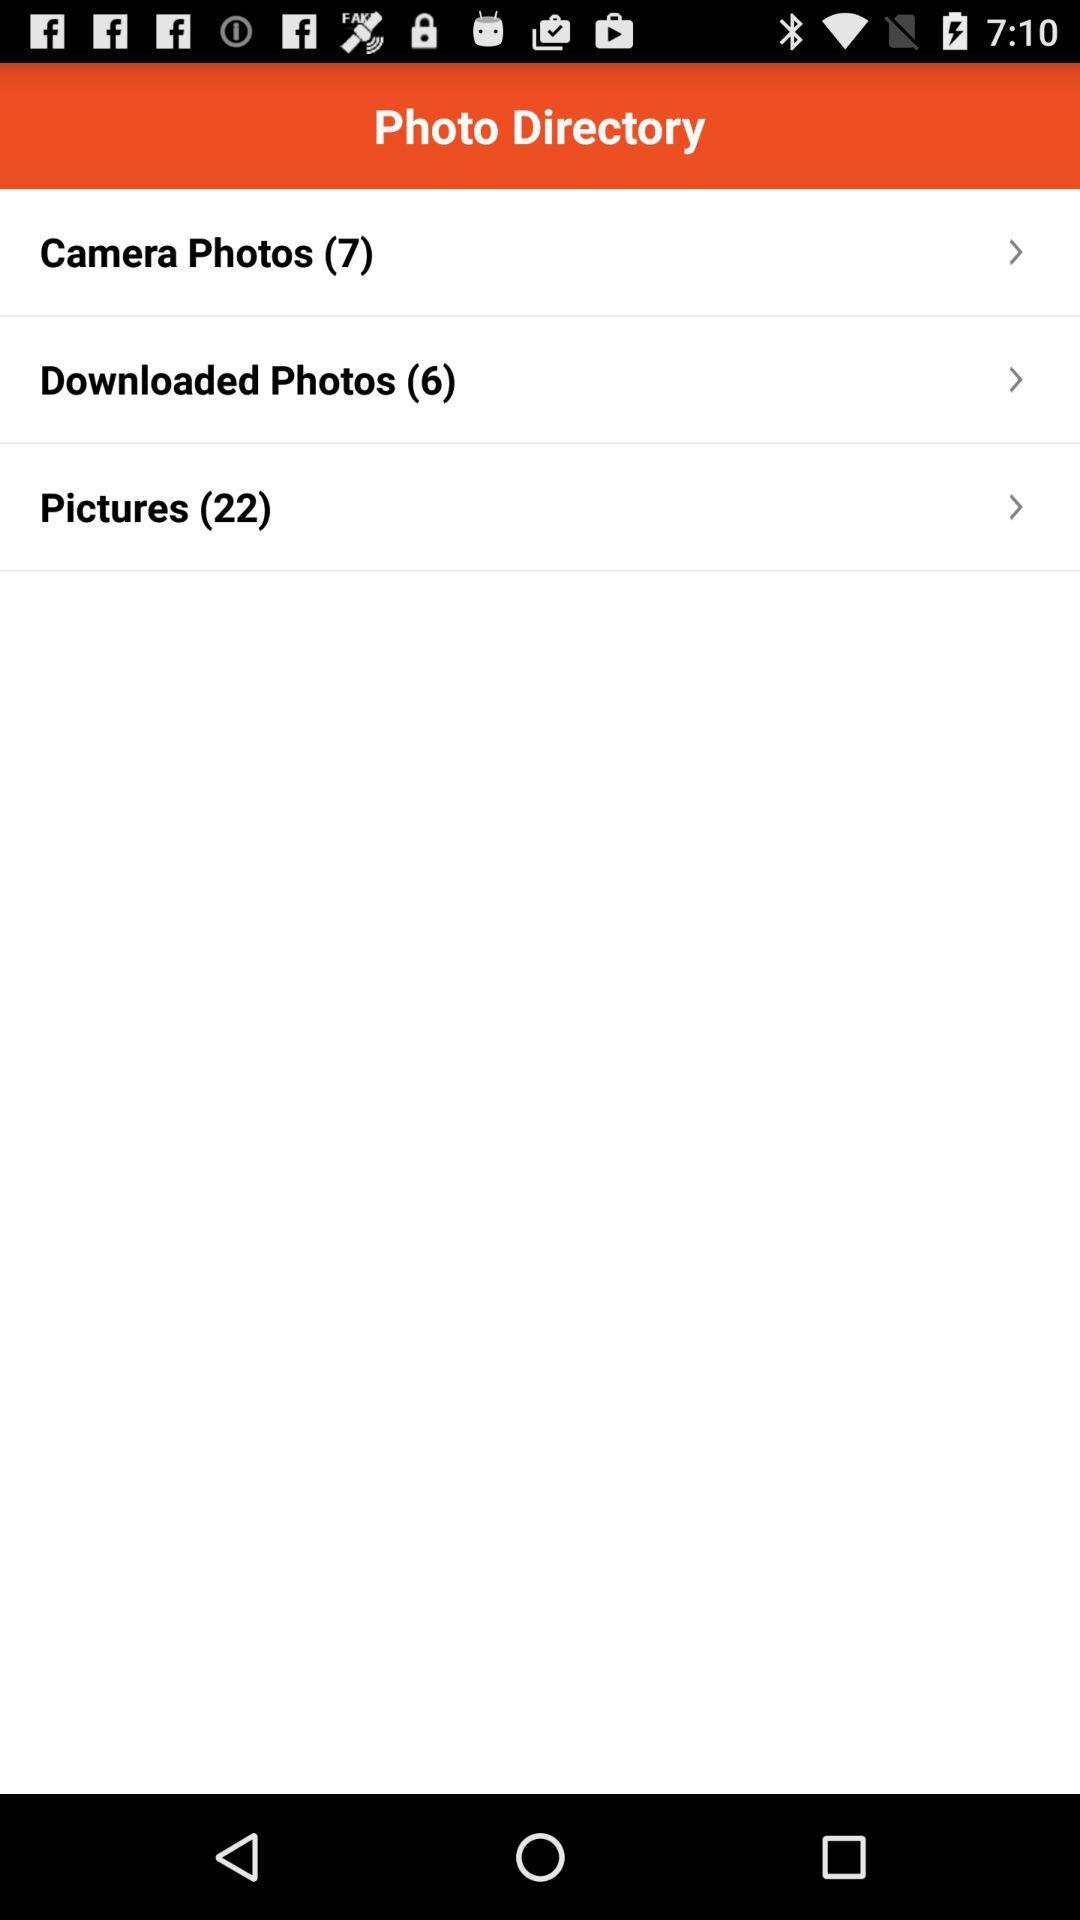 The width and height of the screenshot is (1080, 1920). I want to click on the icon next to the pictures (22) icon, so click(639, 507).